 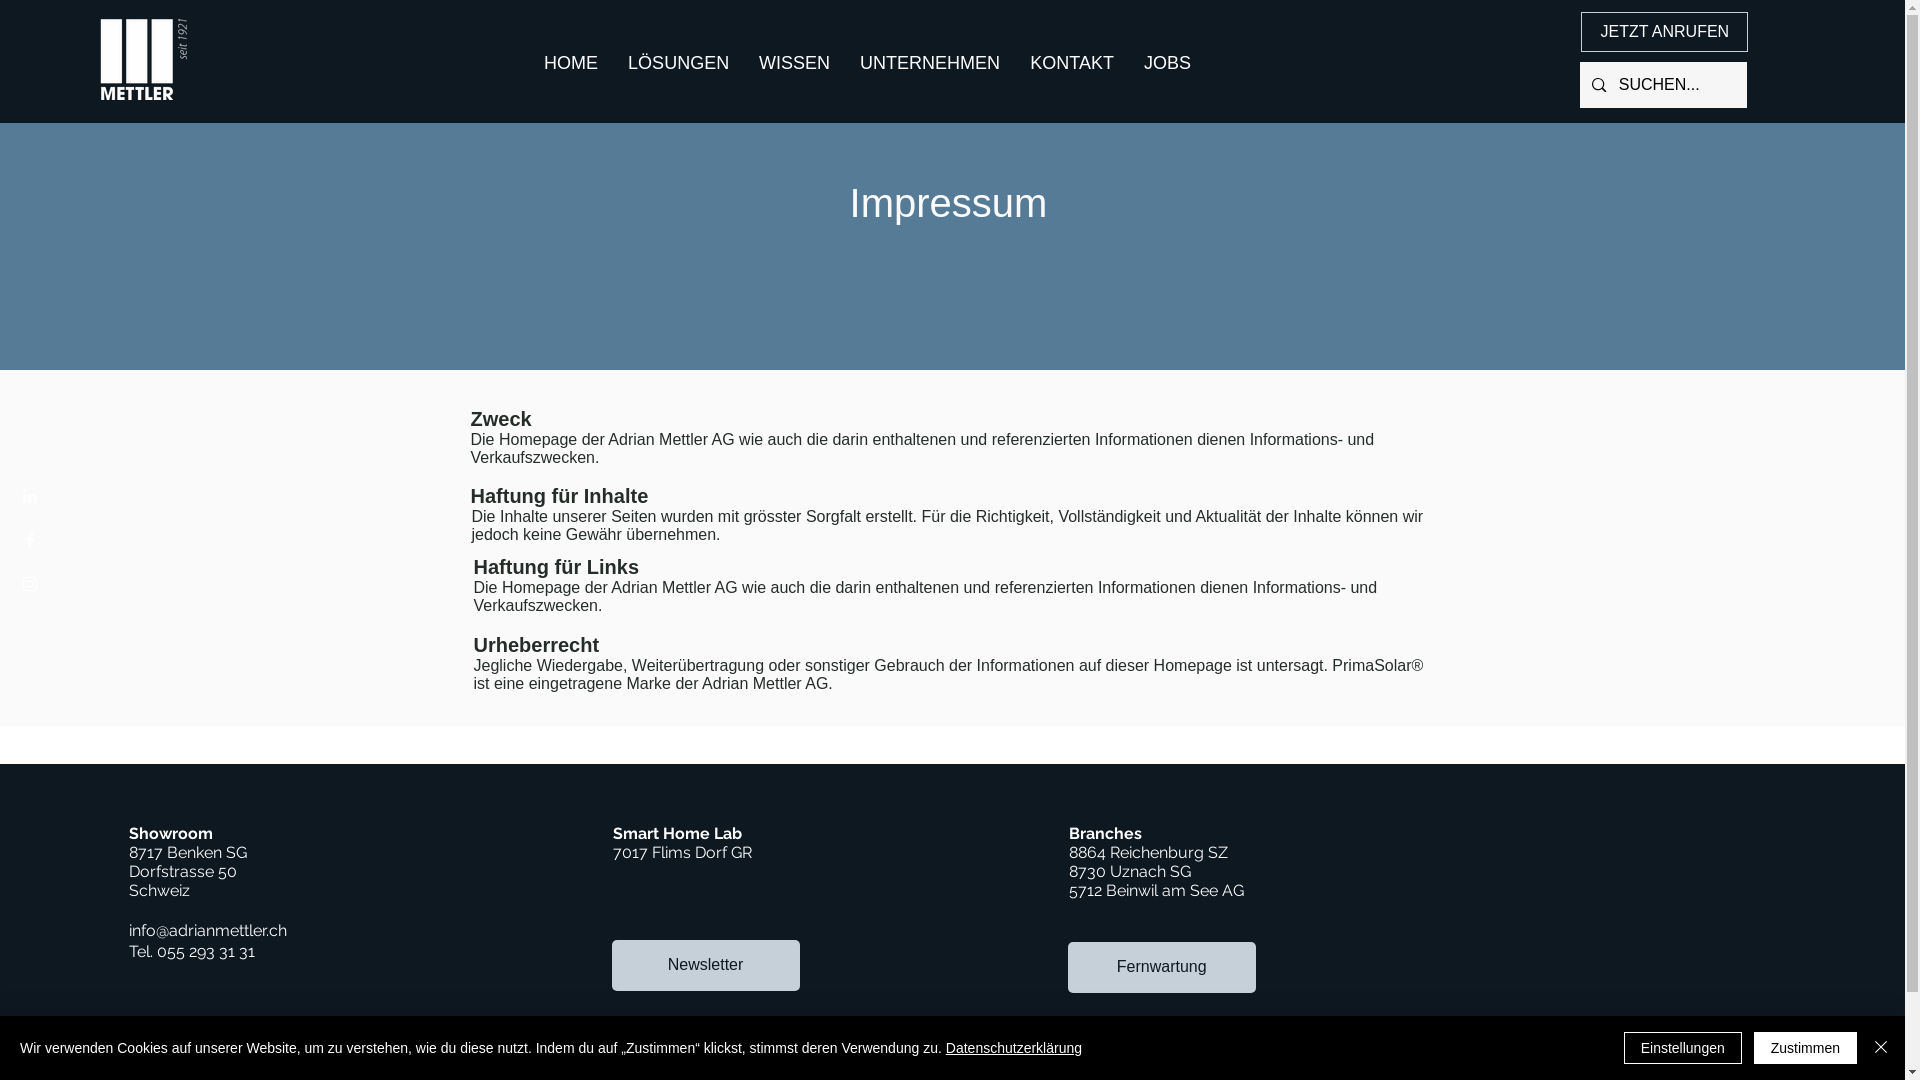 What do you see at coordinates (1805, 1047) in the screenshot?
I see `'Zustimmen'` at bounding box center [1805, 1047].